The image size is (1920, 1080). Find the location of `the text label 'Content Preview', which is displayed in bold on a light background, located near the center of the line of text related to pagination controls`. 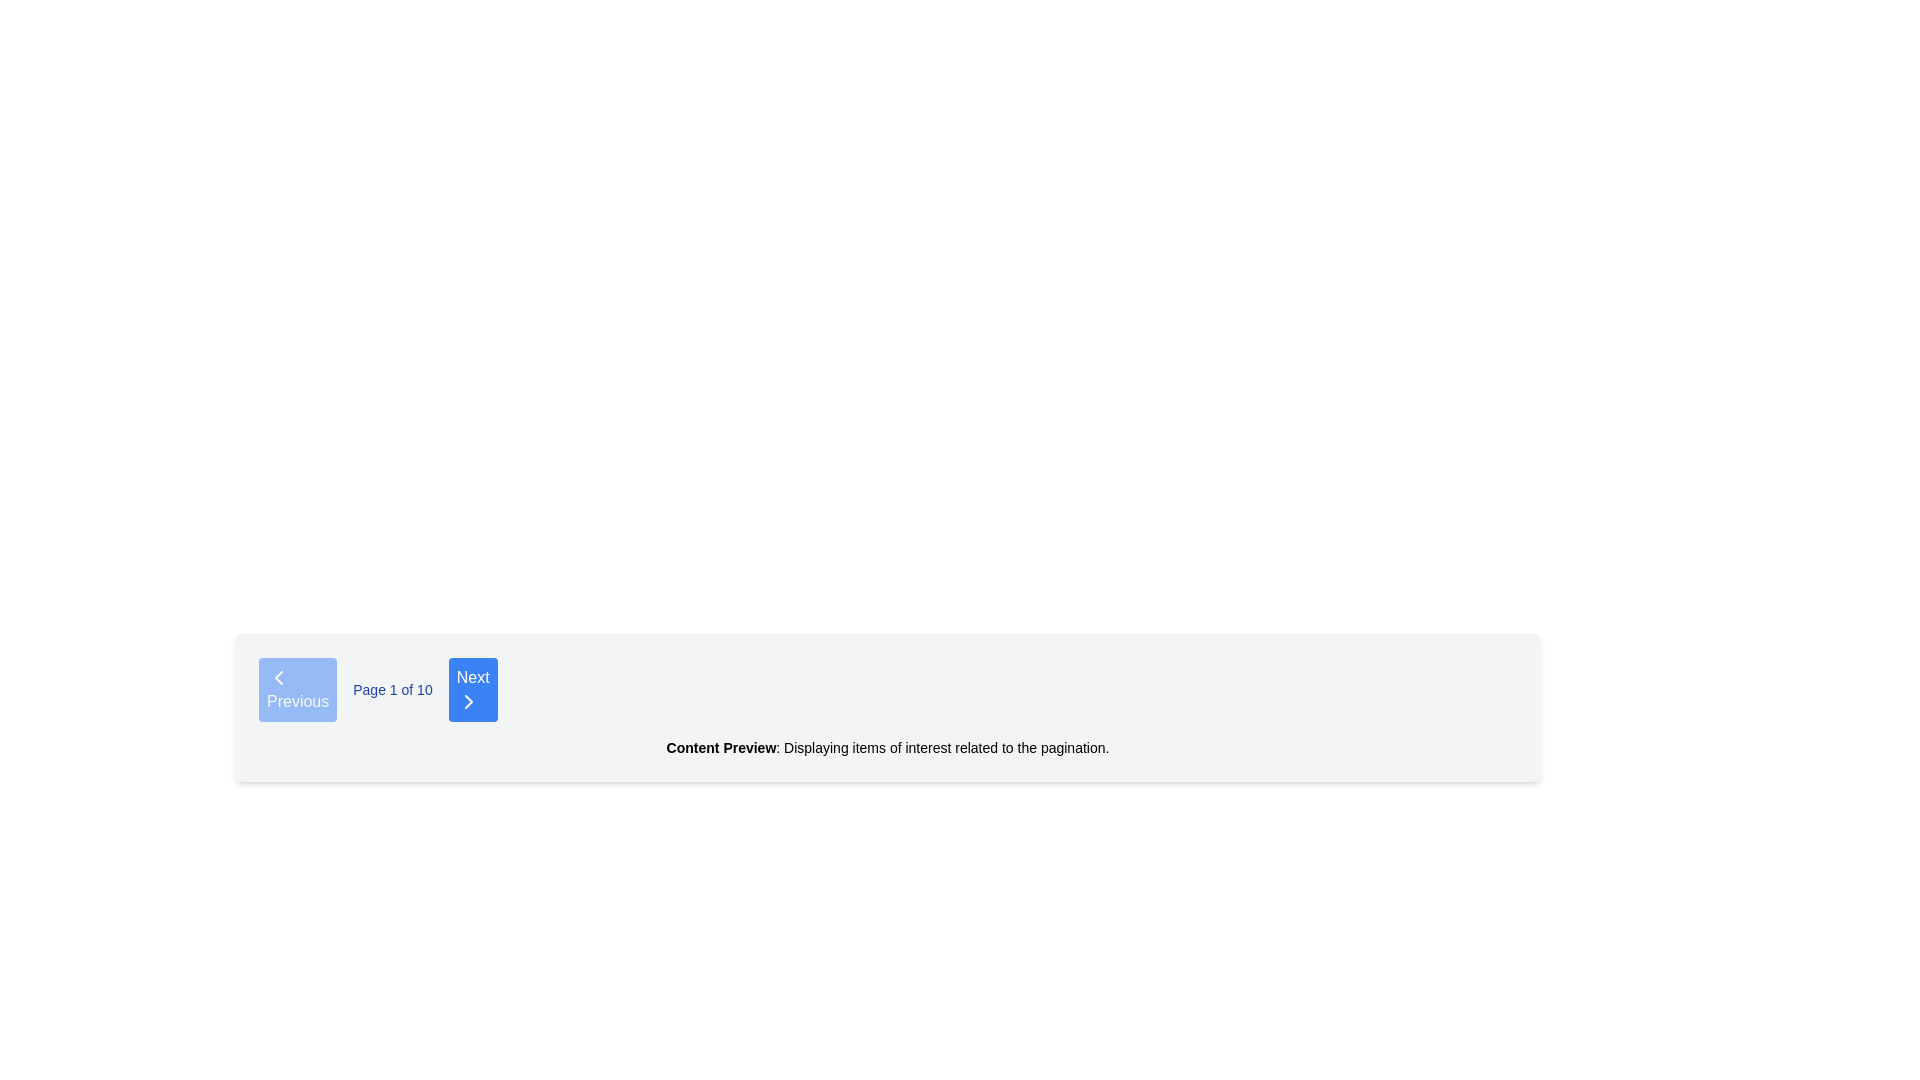

the text label 'Content Preview', which is displayed in bold on a light background, located near the center of the line of text related to pagination controls is located at coordinates (720, 748).